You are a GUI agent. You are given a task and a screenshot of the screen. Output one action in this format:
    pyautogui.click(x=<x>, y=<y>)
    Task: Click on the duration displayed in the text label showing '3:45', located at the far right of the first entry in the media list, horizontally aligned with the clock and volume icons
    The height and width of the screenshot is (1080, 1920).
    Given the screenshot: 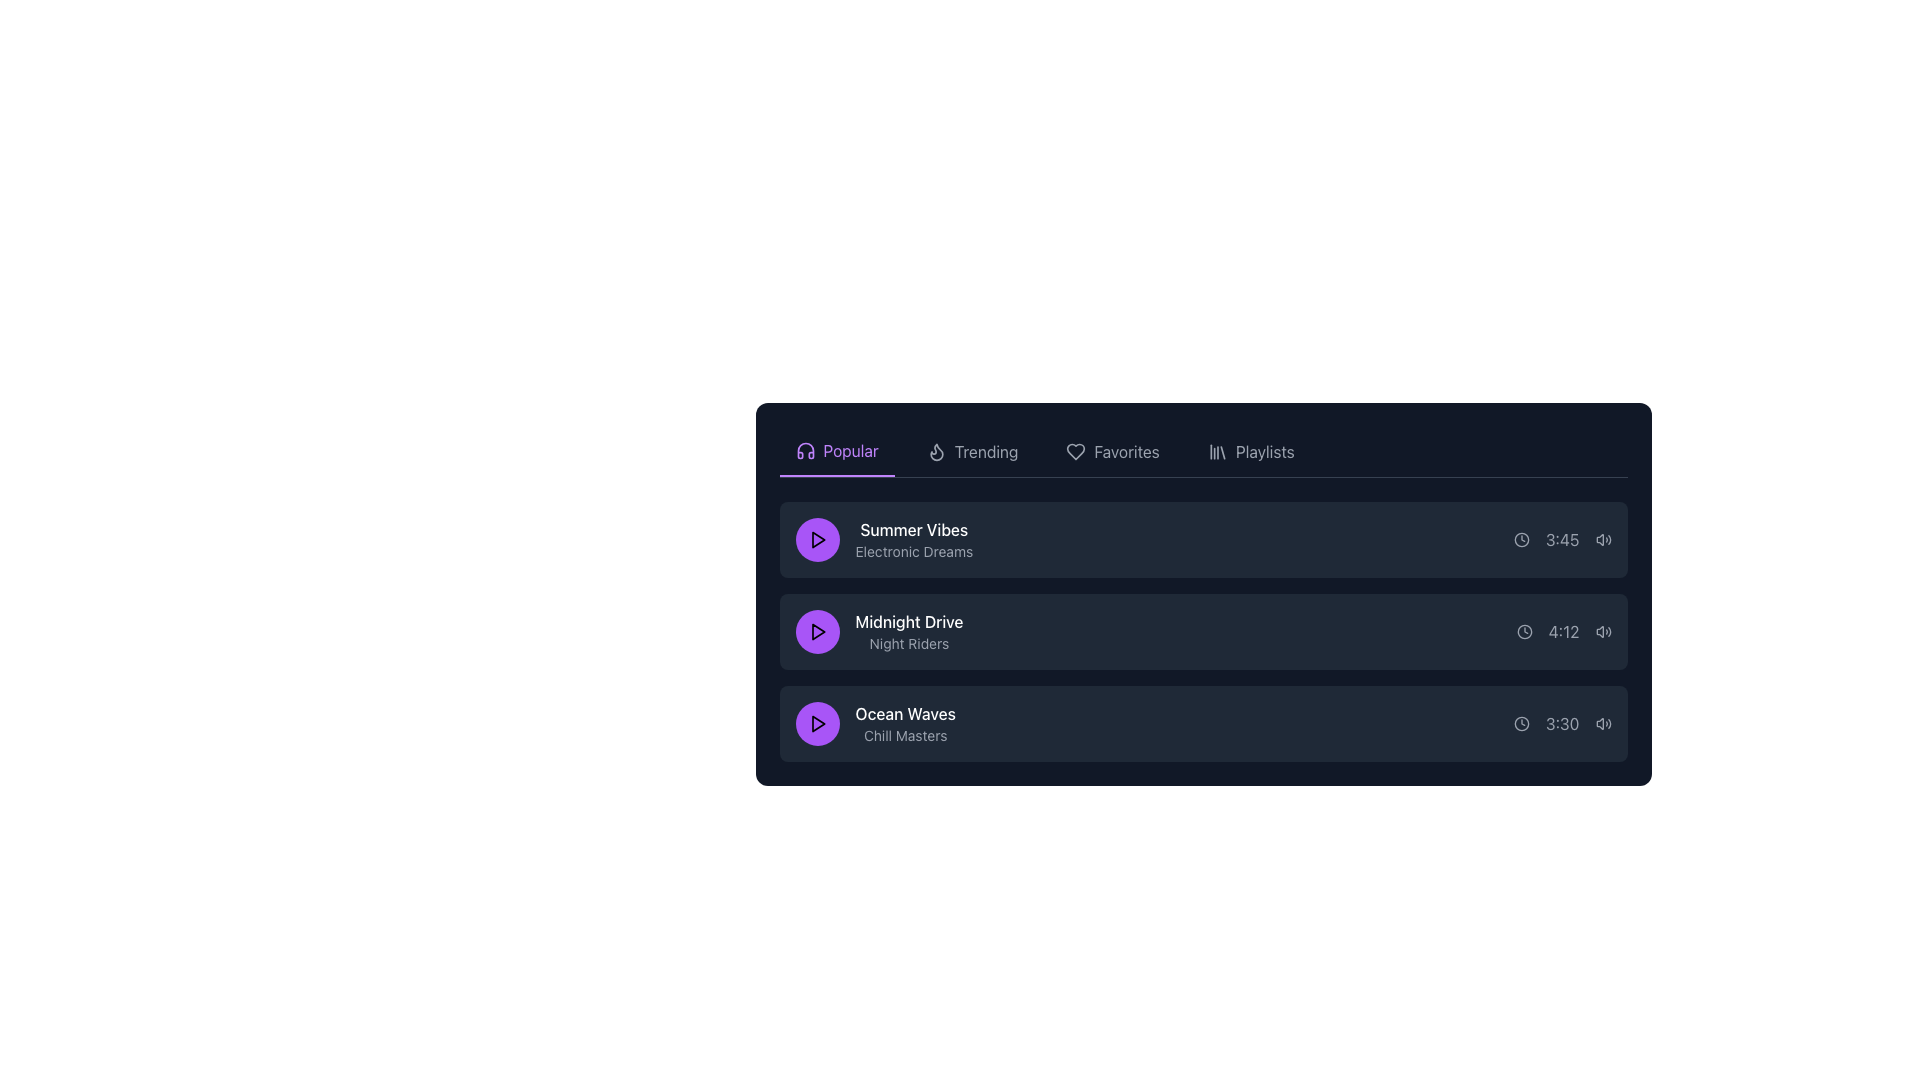 What is the action you would take?
    pyautogui.click(x=1561, y=540)
    